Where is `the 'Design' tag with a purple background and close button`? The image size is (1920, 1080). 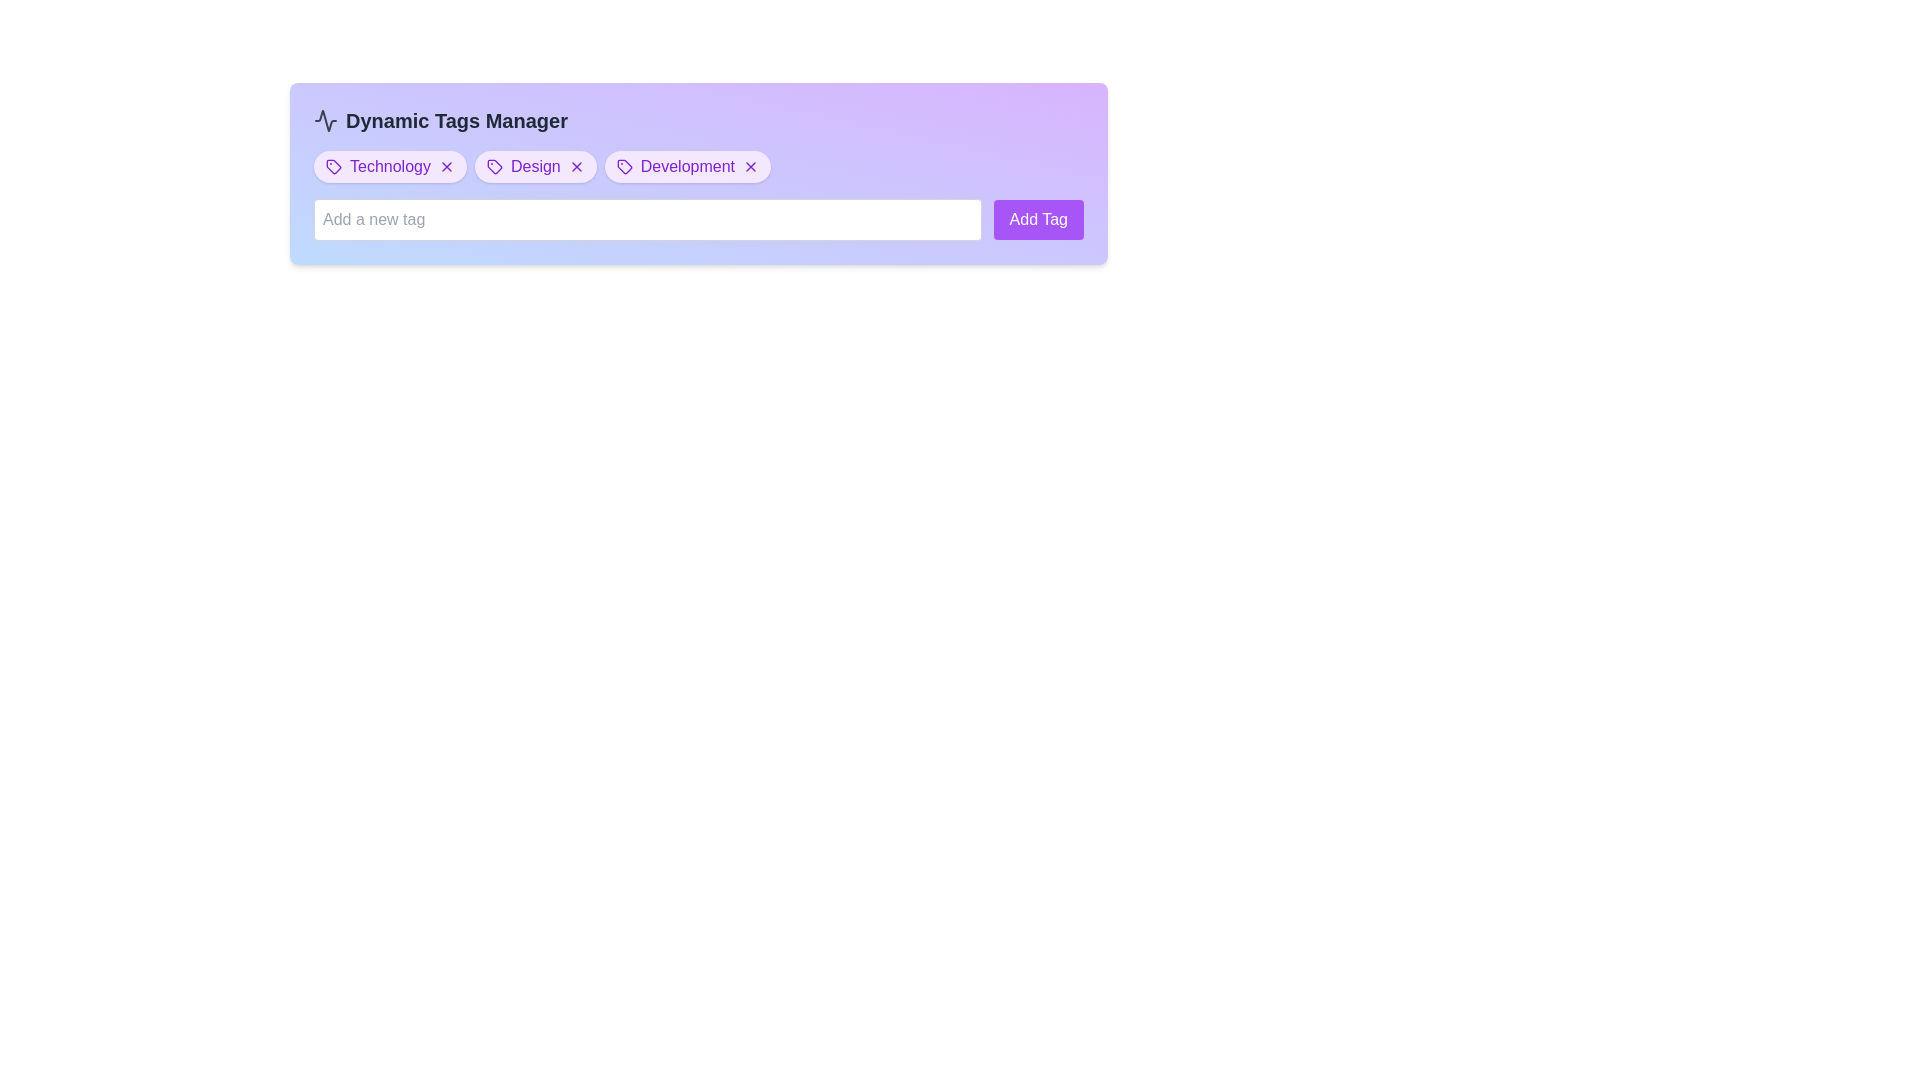 the 'Design' tag with a purple background and close button is located at coordinates (535, 165).